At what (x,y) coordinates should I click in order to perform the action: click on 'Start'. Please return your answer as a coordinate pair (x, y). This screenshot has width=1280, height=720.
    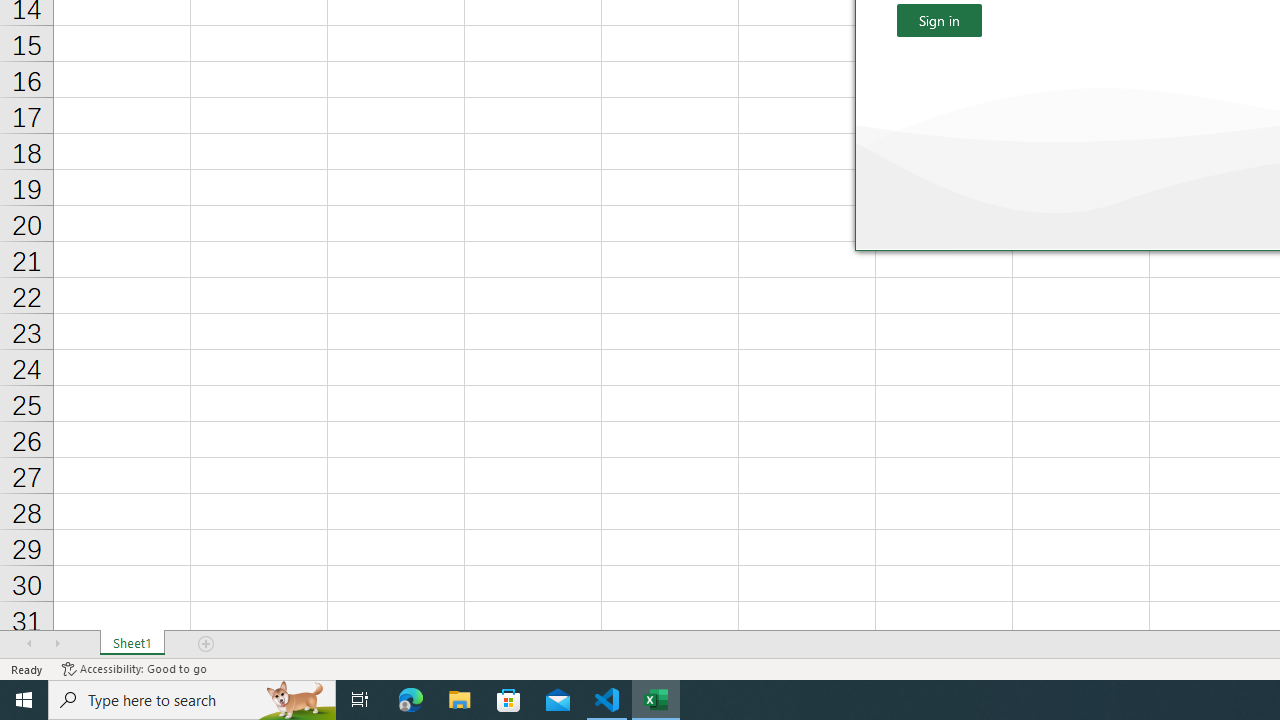
    Looking at the image, I should click on (24, 698).